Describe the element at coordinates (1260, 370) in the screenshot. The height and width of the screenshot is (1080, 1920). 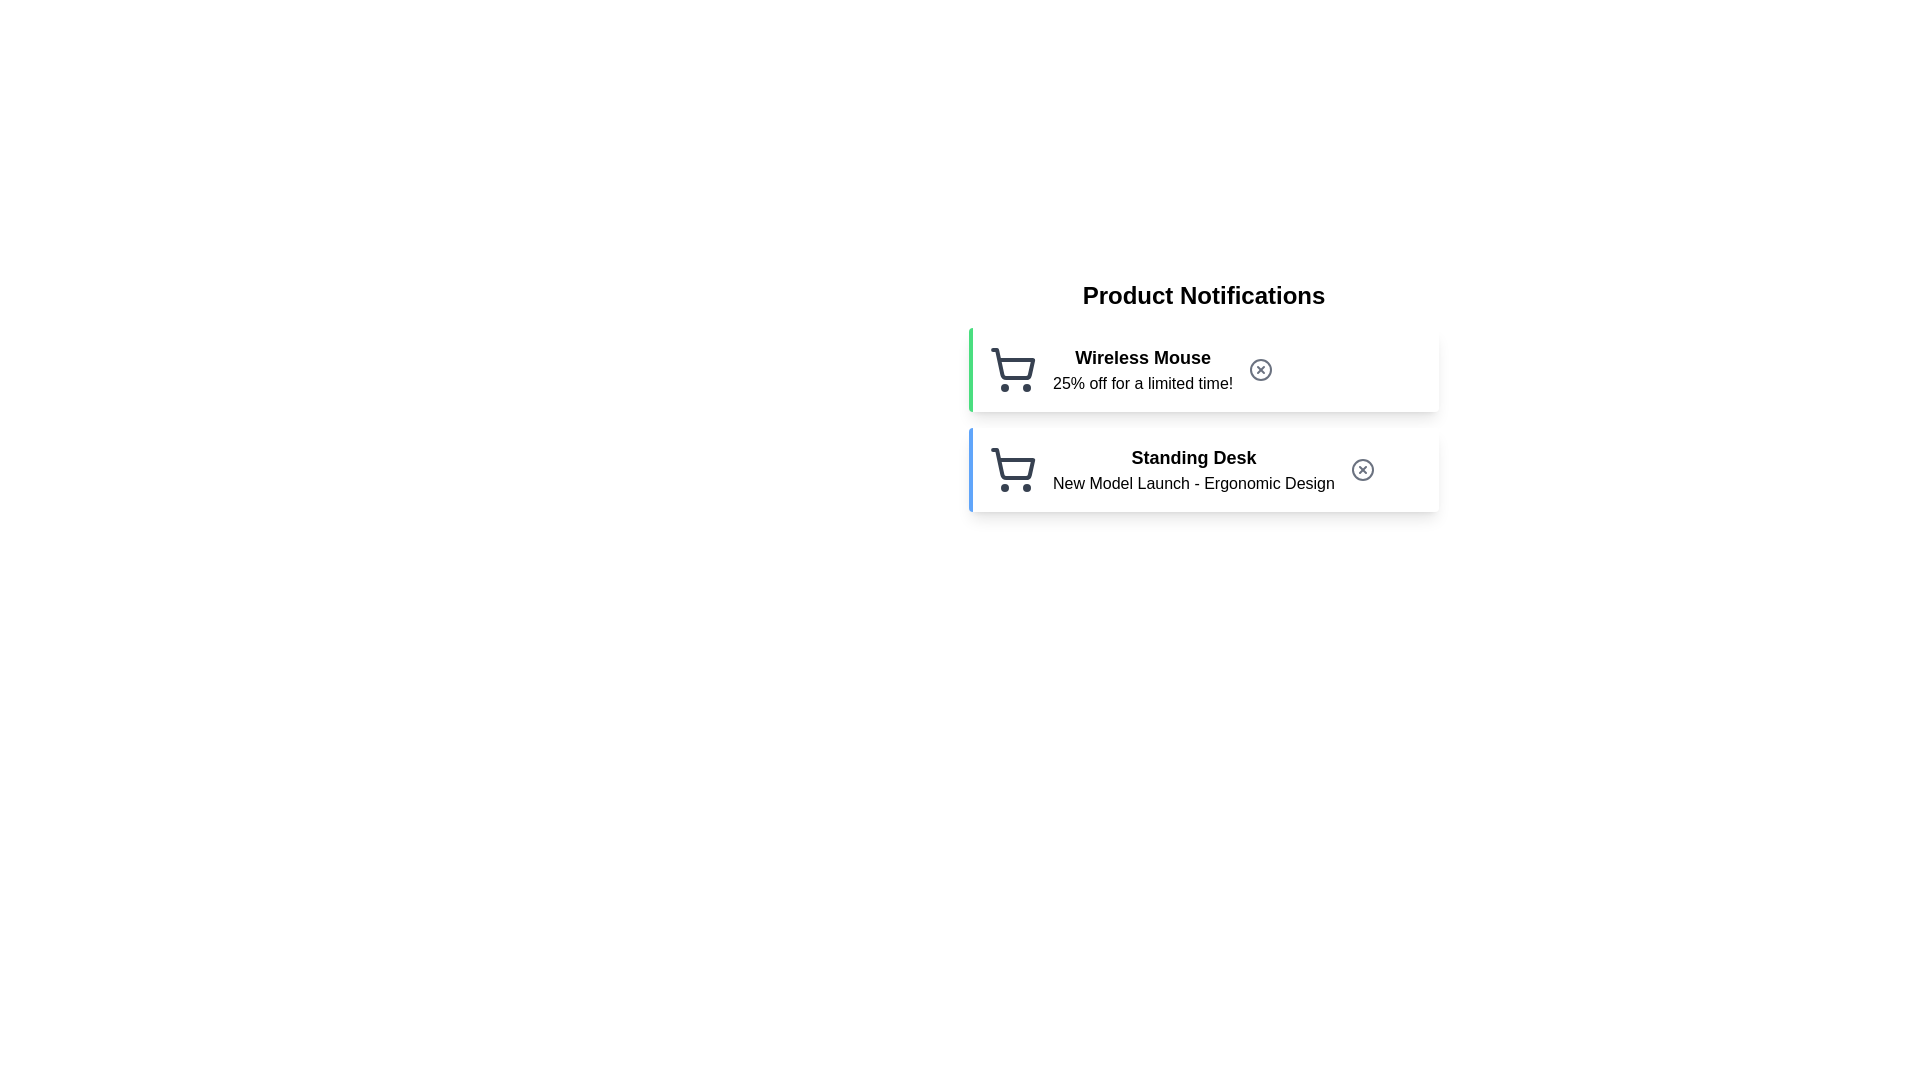
I see `close button for the notification labeled 'Wireless Mouse'` at that location.